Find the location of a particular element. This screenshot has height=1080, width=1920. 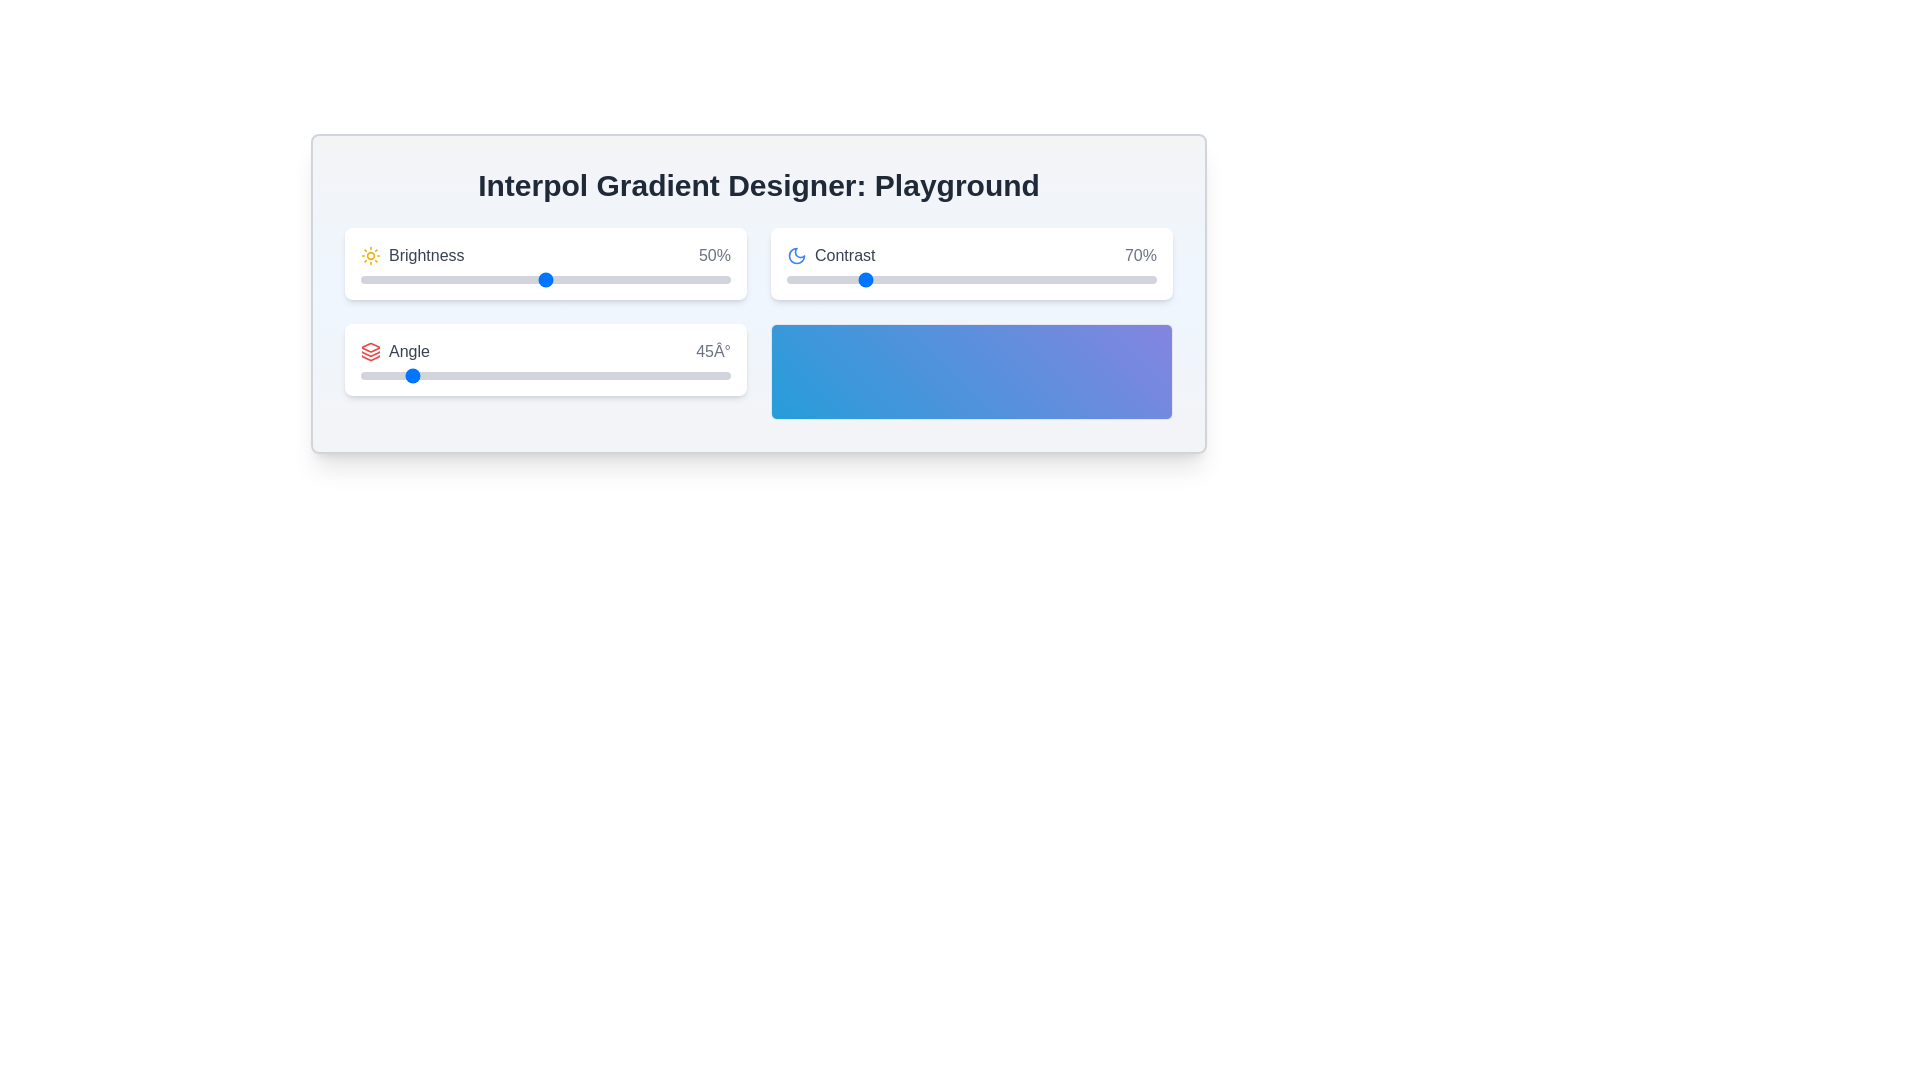

brightness level is located at coordinates (398, 280).